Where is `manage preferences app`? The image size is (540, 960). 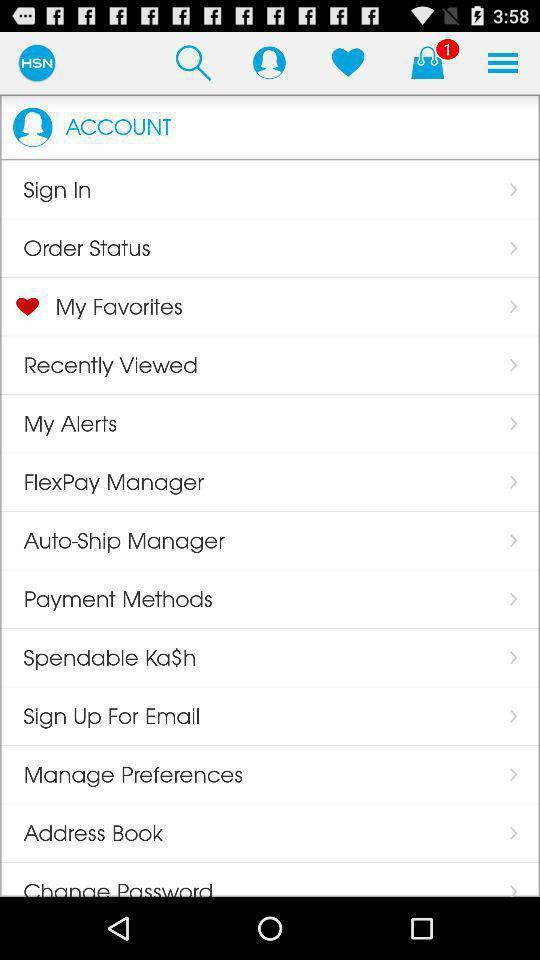 manage preferences app is located at coordinates (121, 773).